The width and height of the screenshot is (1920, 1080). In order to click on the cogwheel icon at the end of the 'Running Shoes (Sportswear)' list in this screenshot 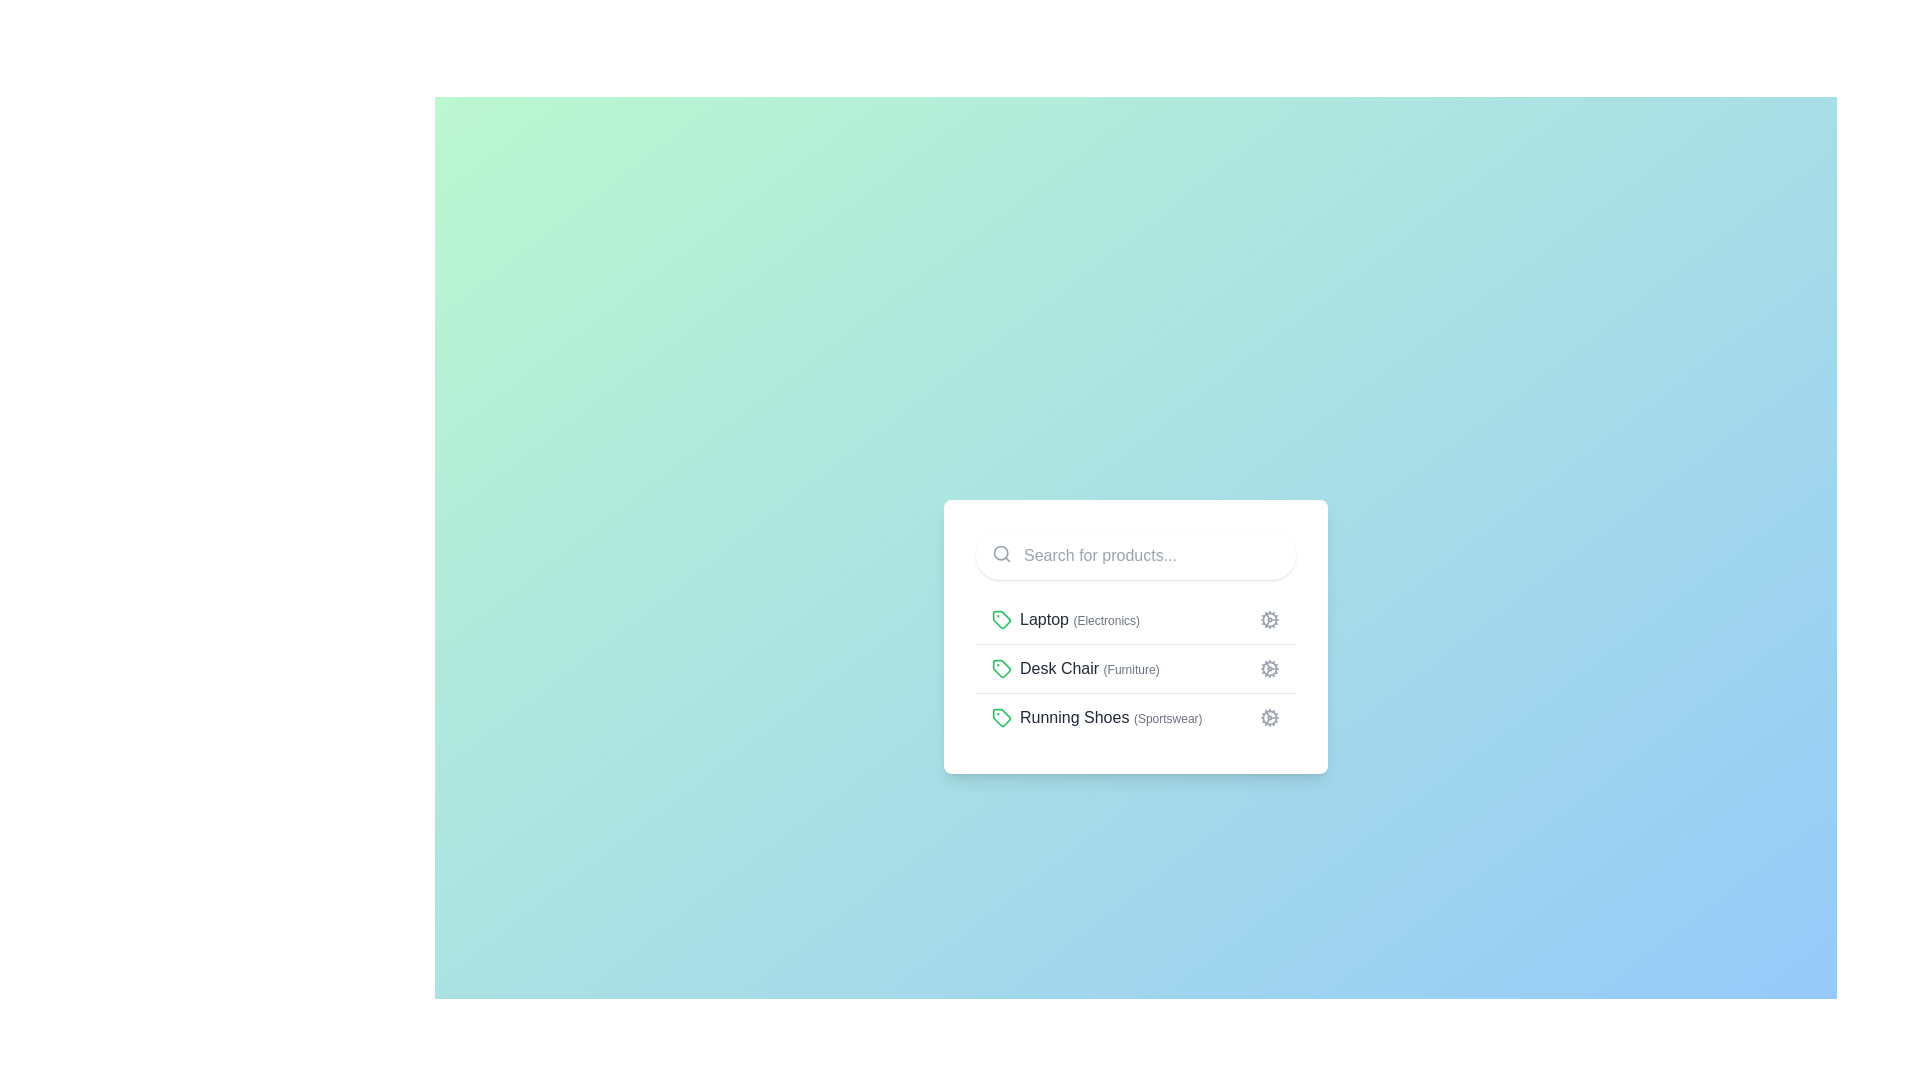, I will do `click(1269, 716)`.